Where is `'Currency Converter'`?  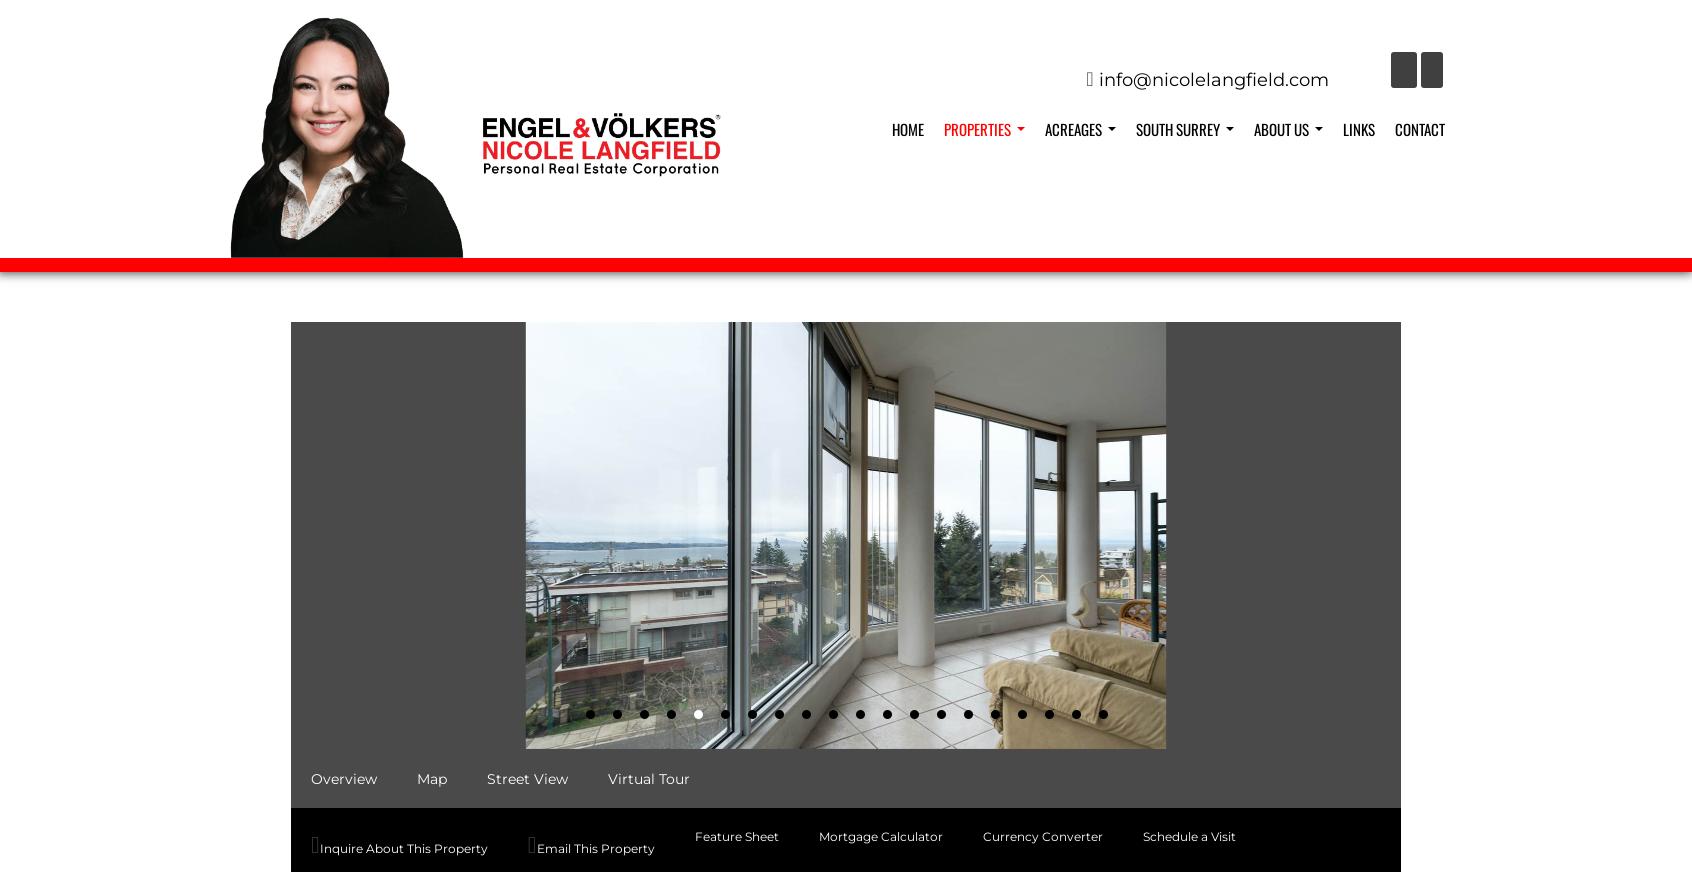
'Currency Converter' is located at coordinates (1040, 835).